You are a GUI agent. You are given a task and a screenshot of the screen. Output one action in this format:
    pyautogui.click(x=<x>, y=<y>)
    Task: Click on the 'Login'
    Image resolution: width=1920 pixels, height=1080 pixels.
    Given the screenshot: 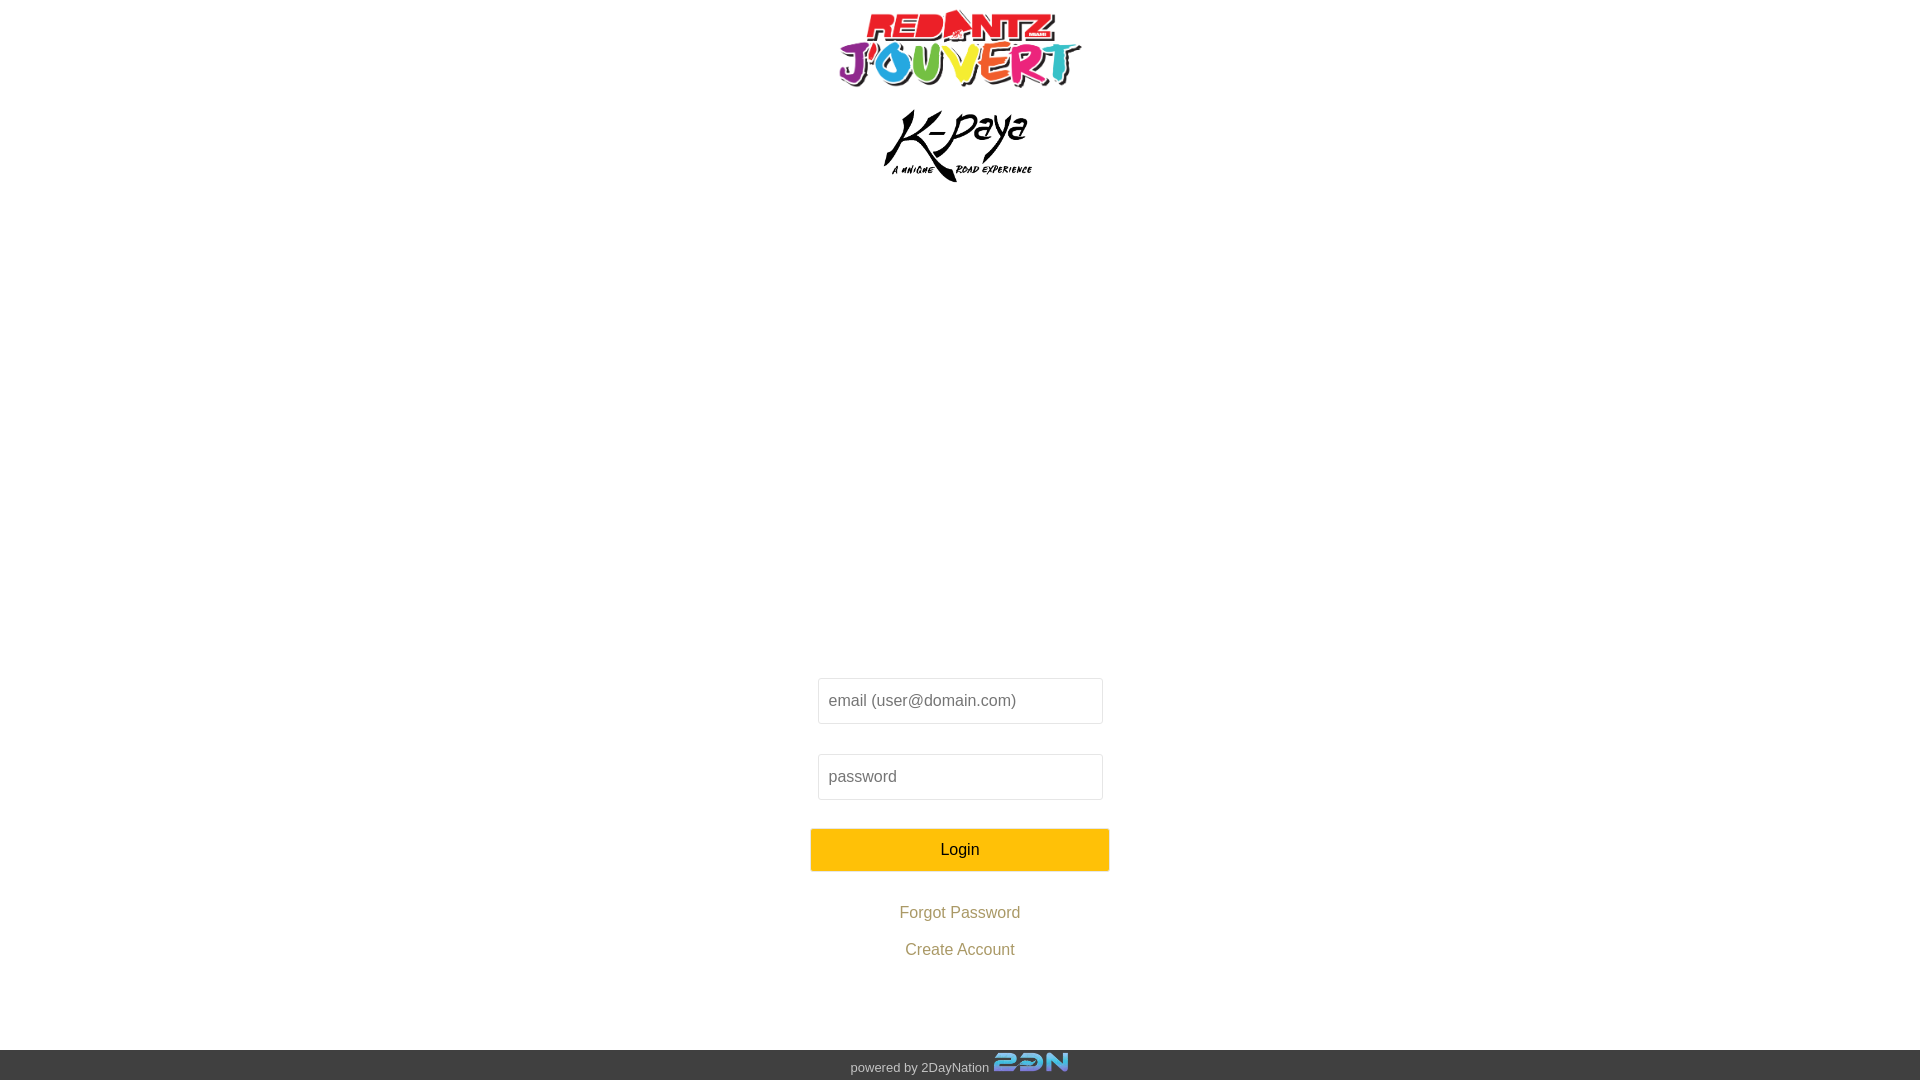 What is the action you would take?
    pyautogui.click(x=810, y=849)
    